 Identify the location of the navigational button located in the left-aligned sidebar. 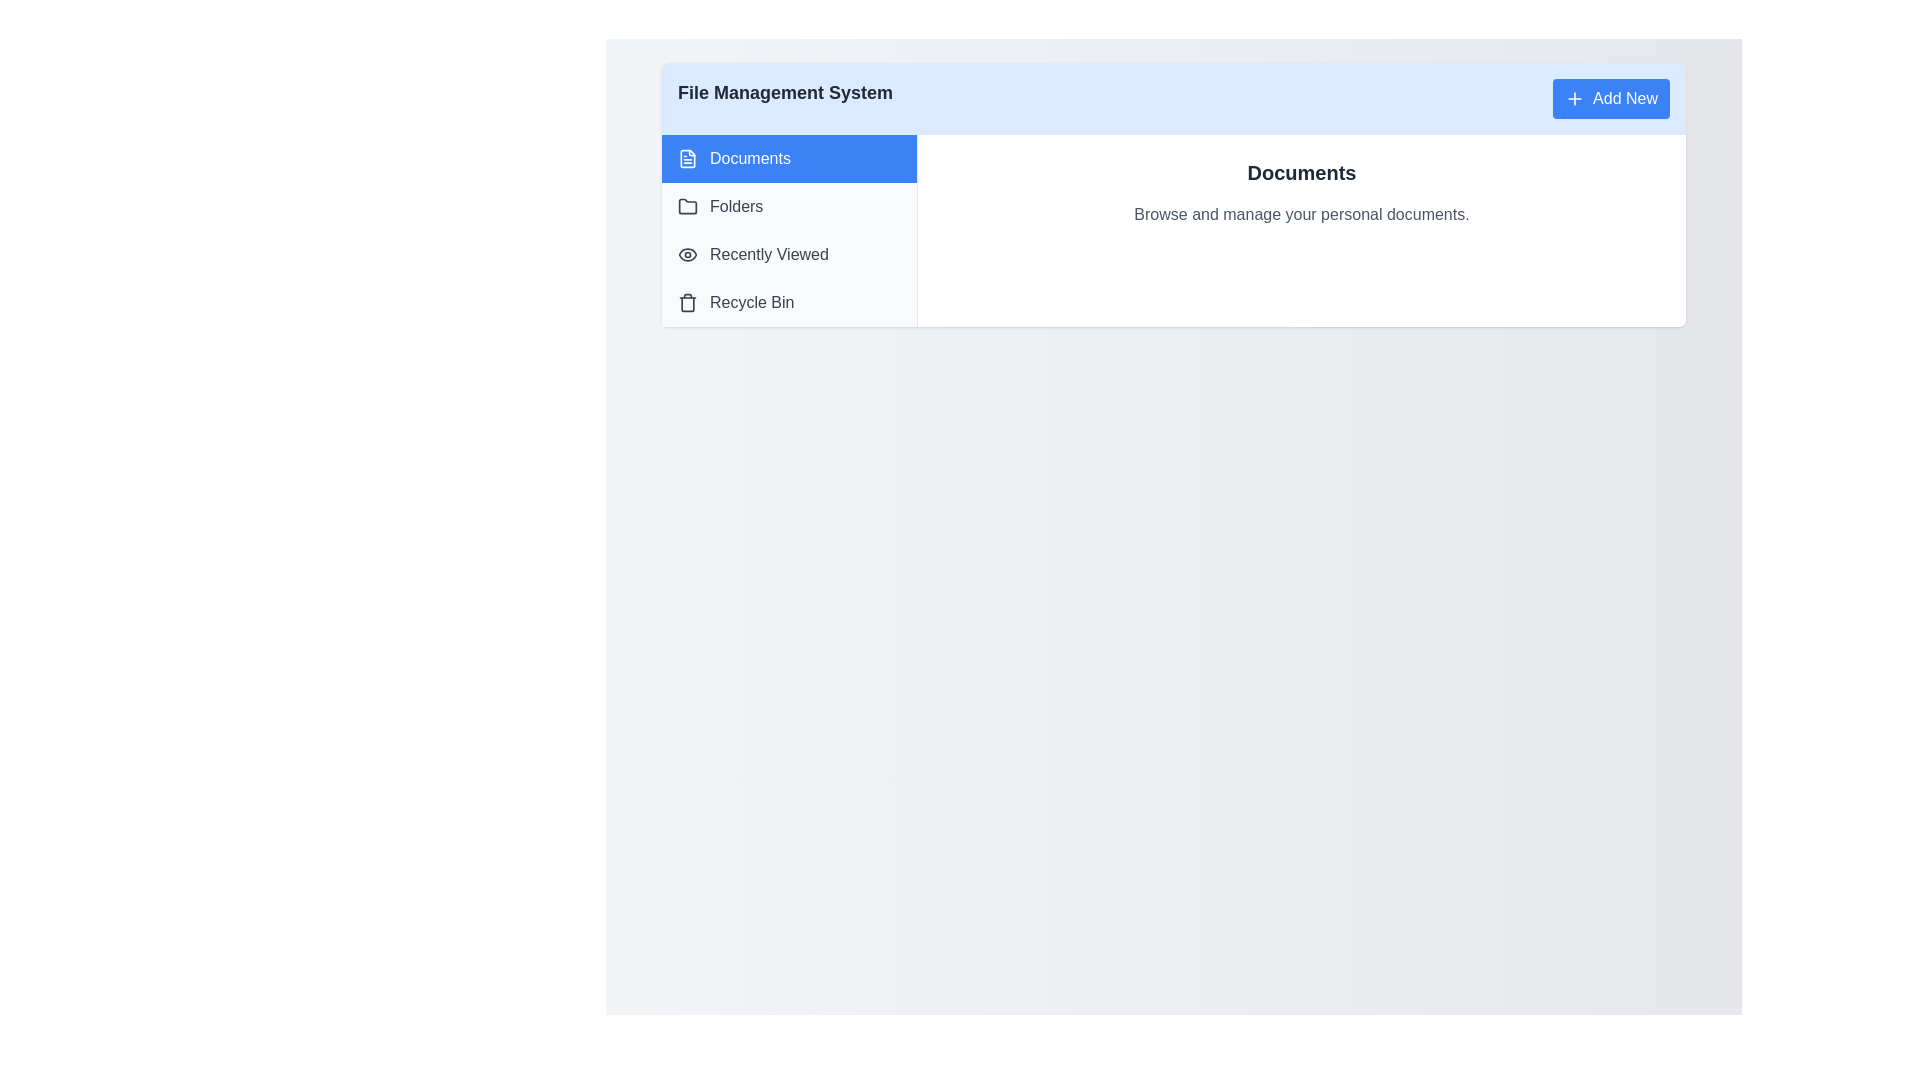
(788, 207).